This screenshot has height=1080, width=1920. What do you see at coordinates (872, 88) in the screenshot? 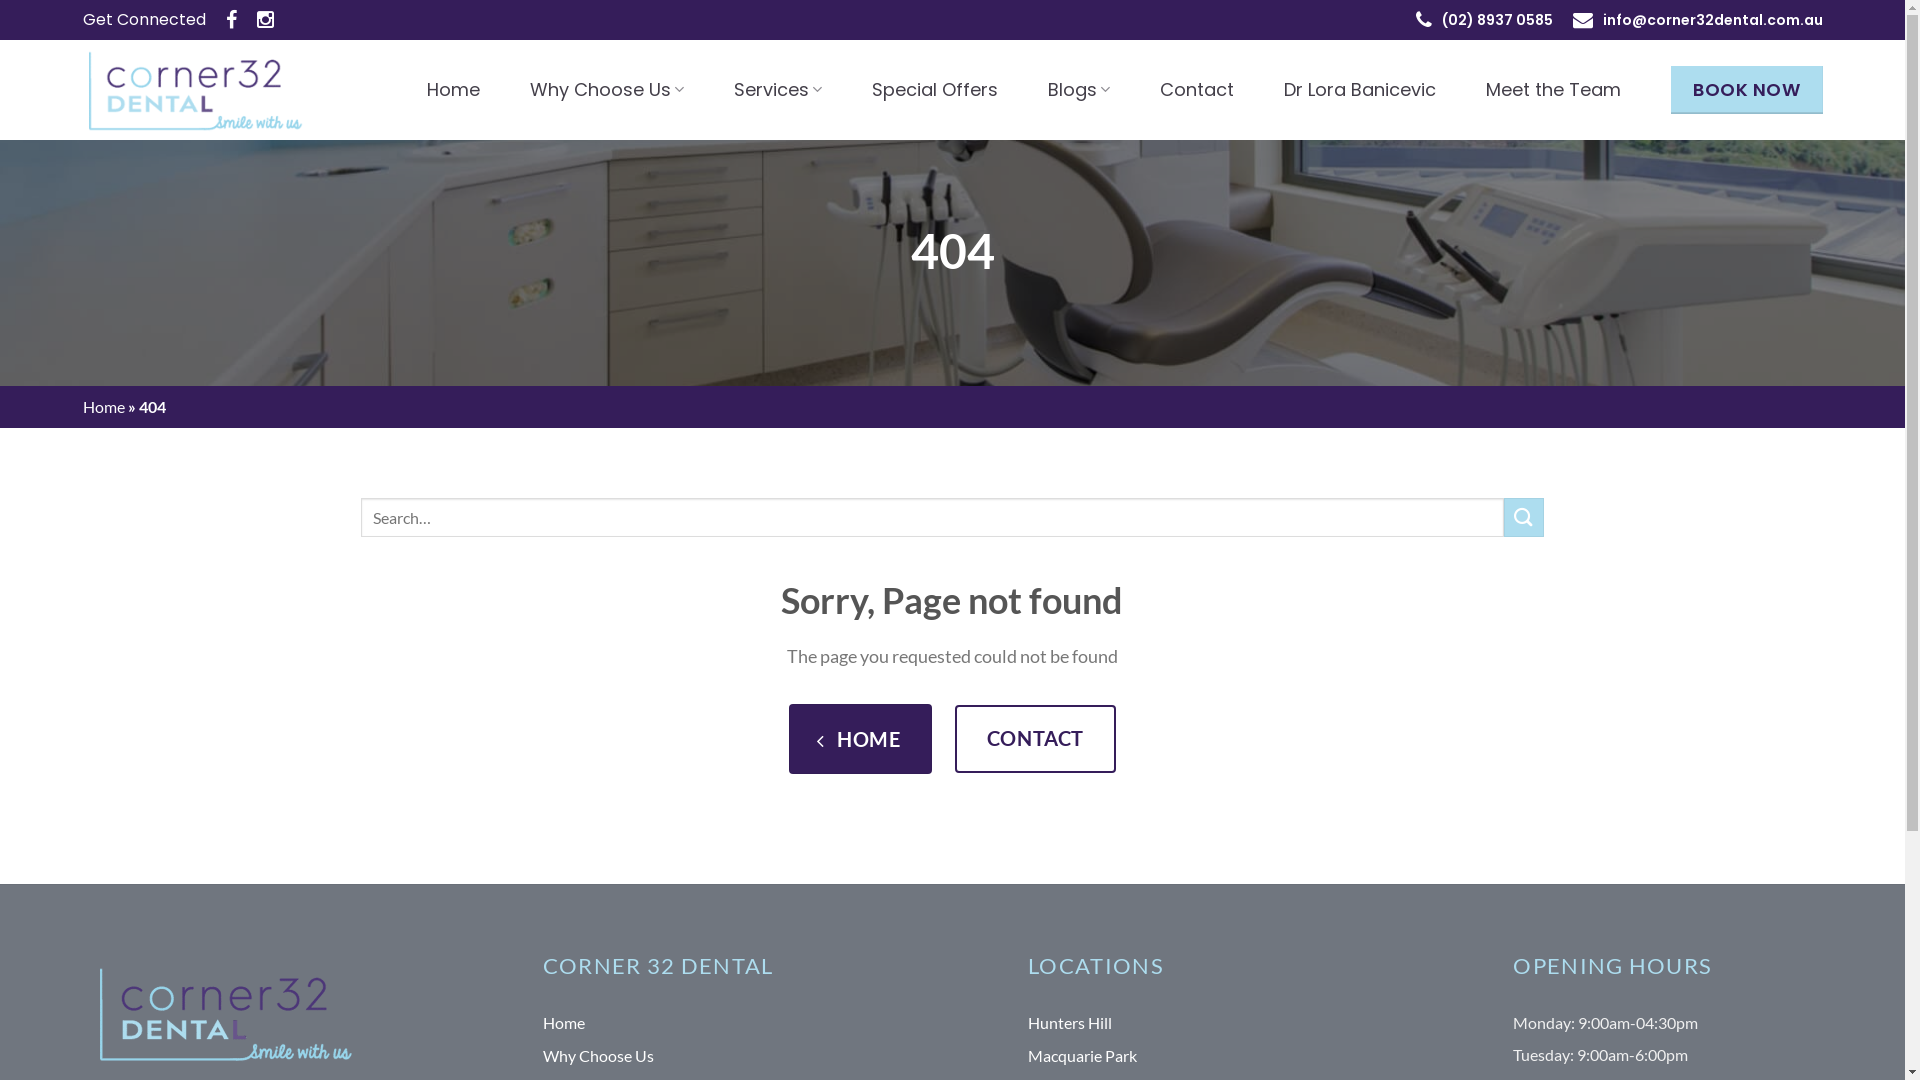
I see `'Special Offers'` at bounding box center [872, 88].